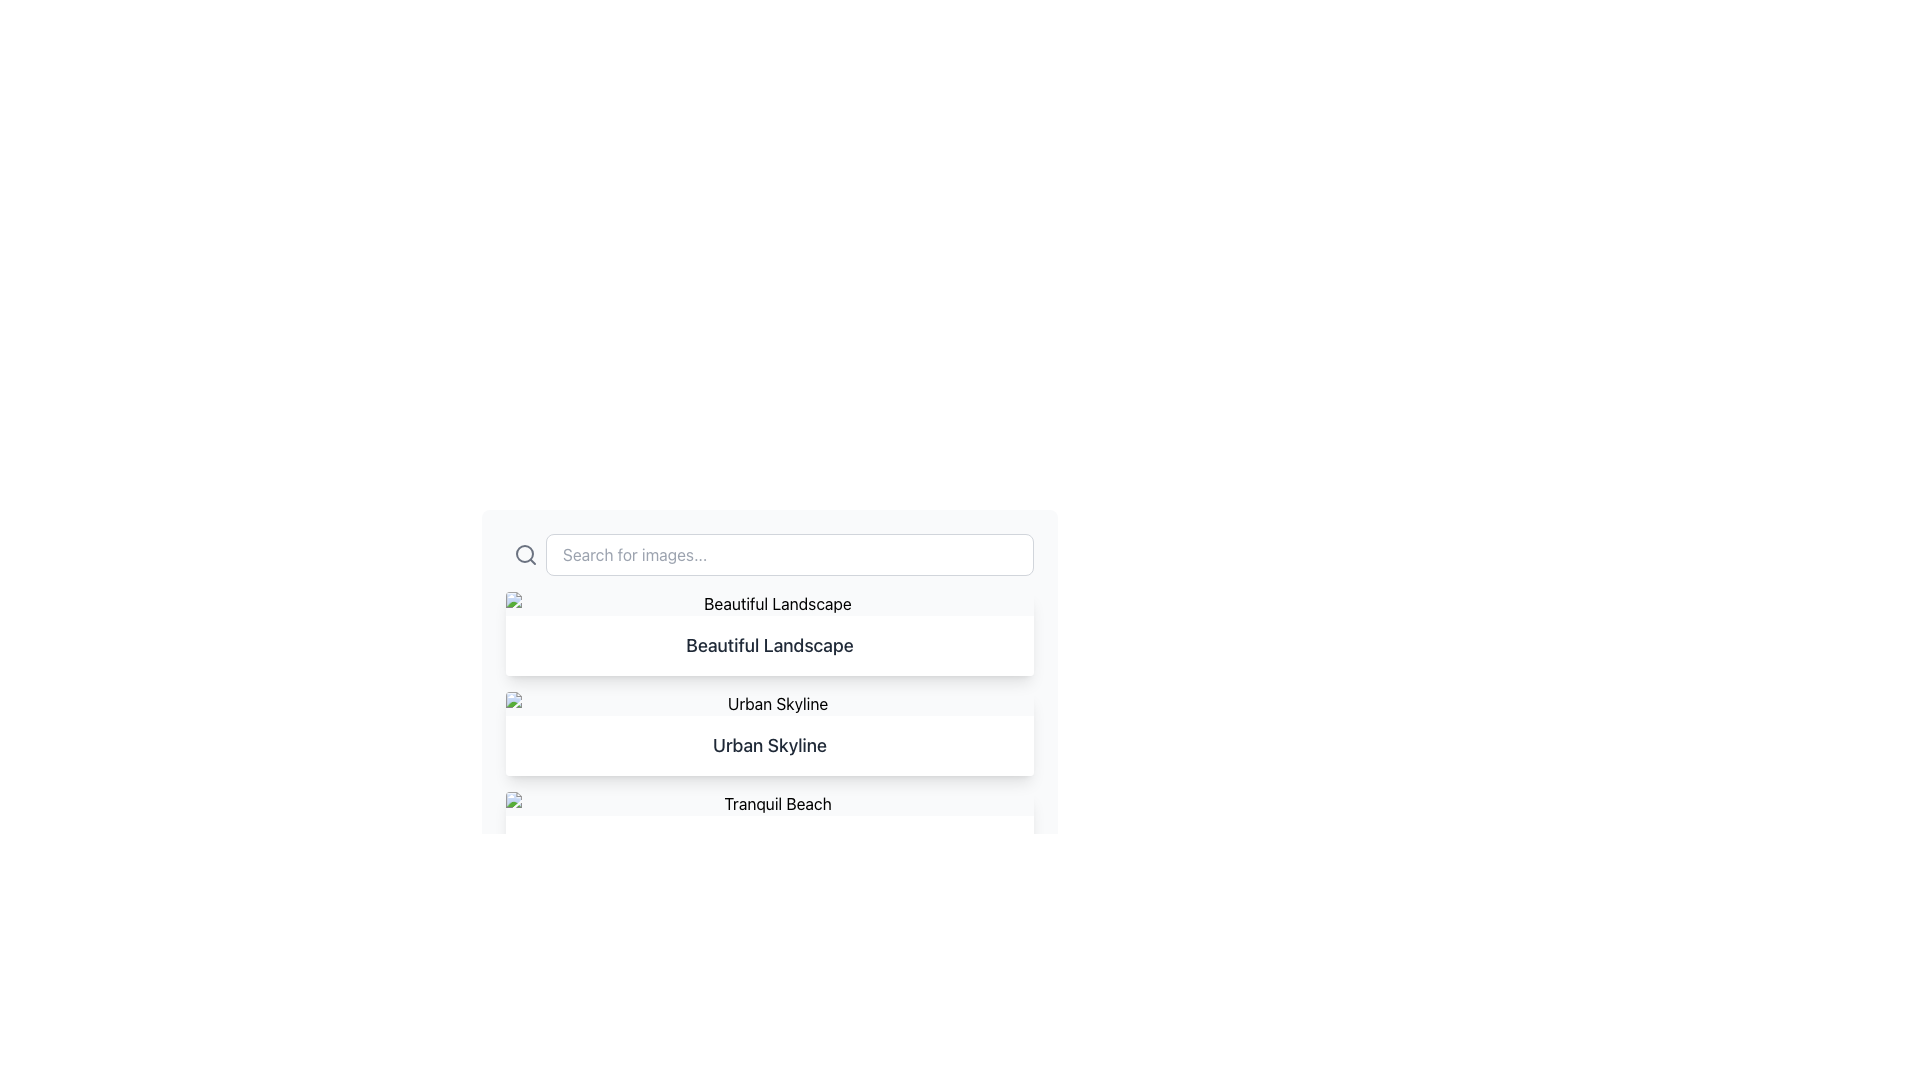 This screenshot has height=1080, width=1920. Describe the element at coordinates (526, 555) in the screenshot. I see `the static decorative search icon located to the left of the input field with the placeholder text 'Search for images...'` at that location.